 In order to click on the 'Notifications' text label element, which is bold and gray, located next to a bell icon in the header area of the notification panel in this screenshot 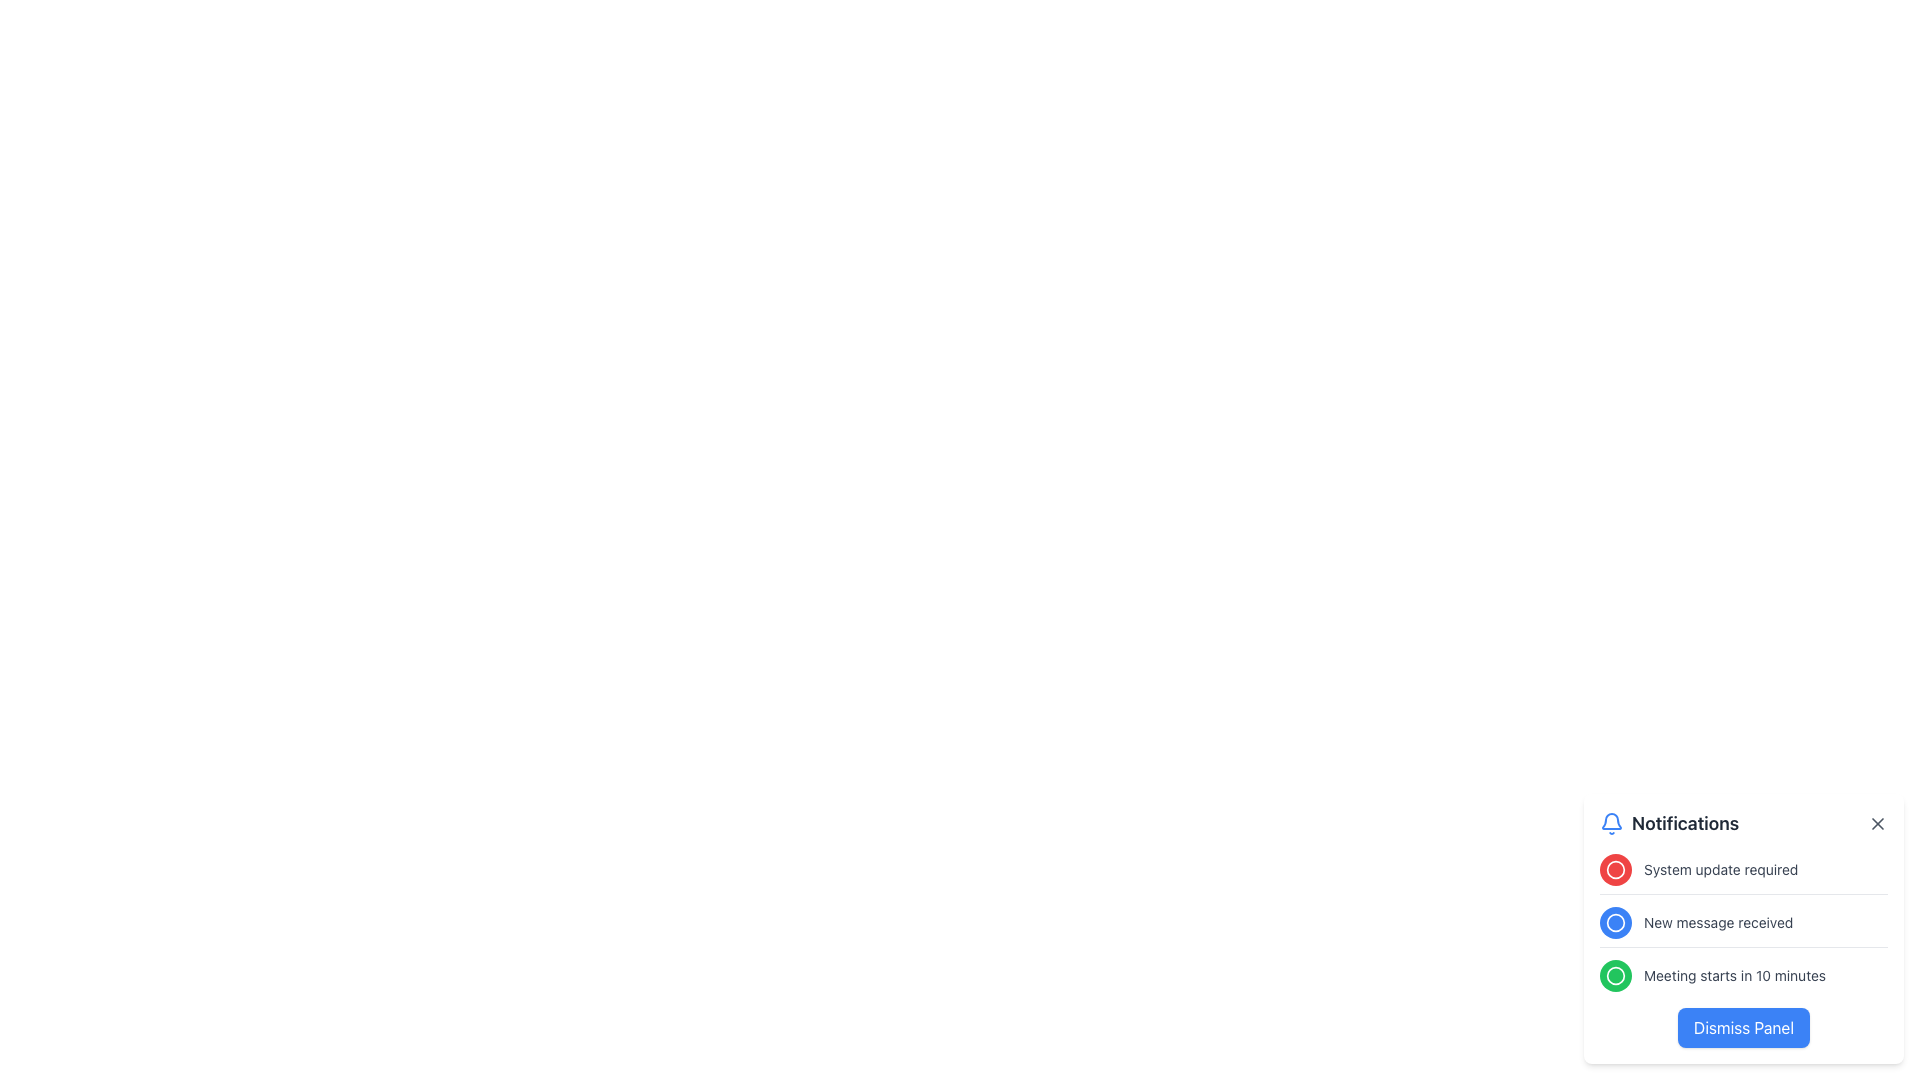, I will do `click(1684, 824)`.